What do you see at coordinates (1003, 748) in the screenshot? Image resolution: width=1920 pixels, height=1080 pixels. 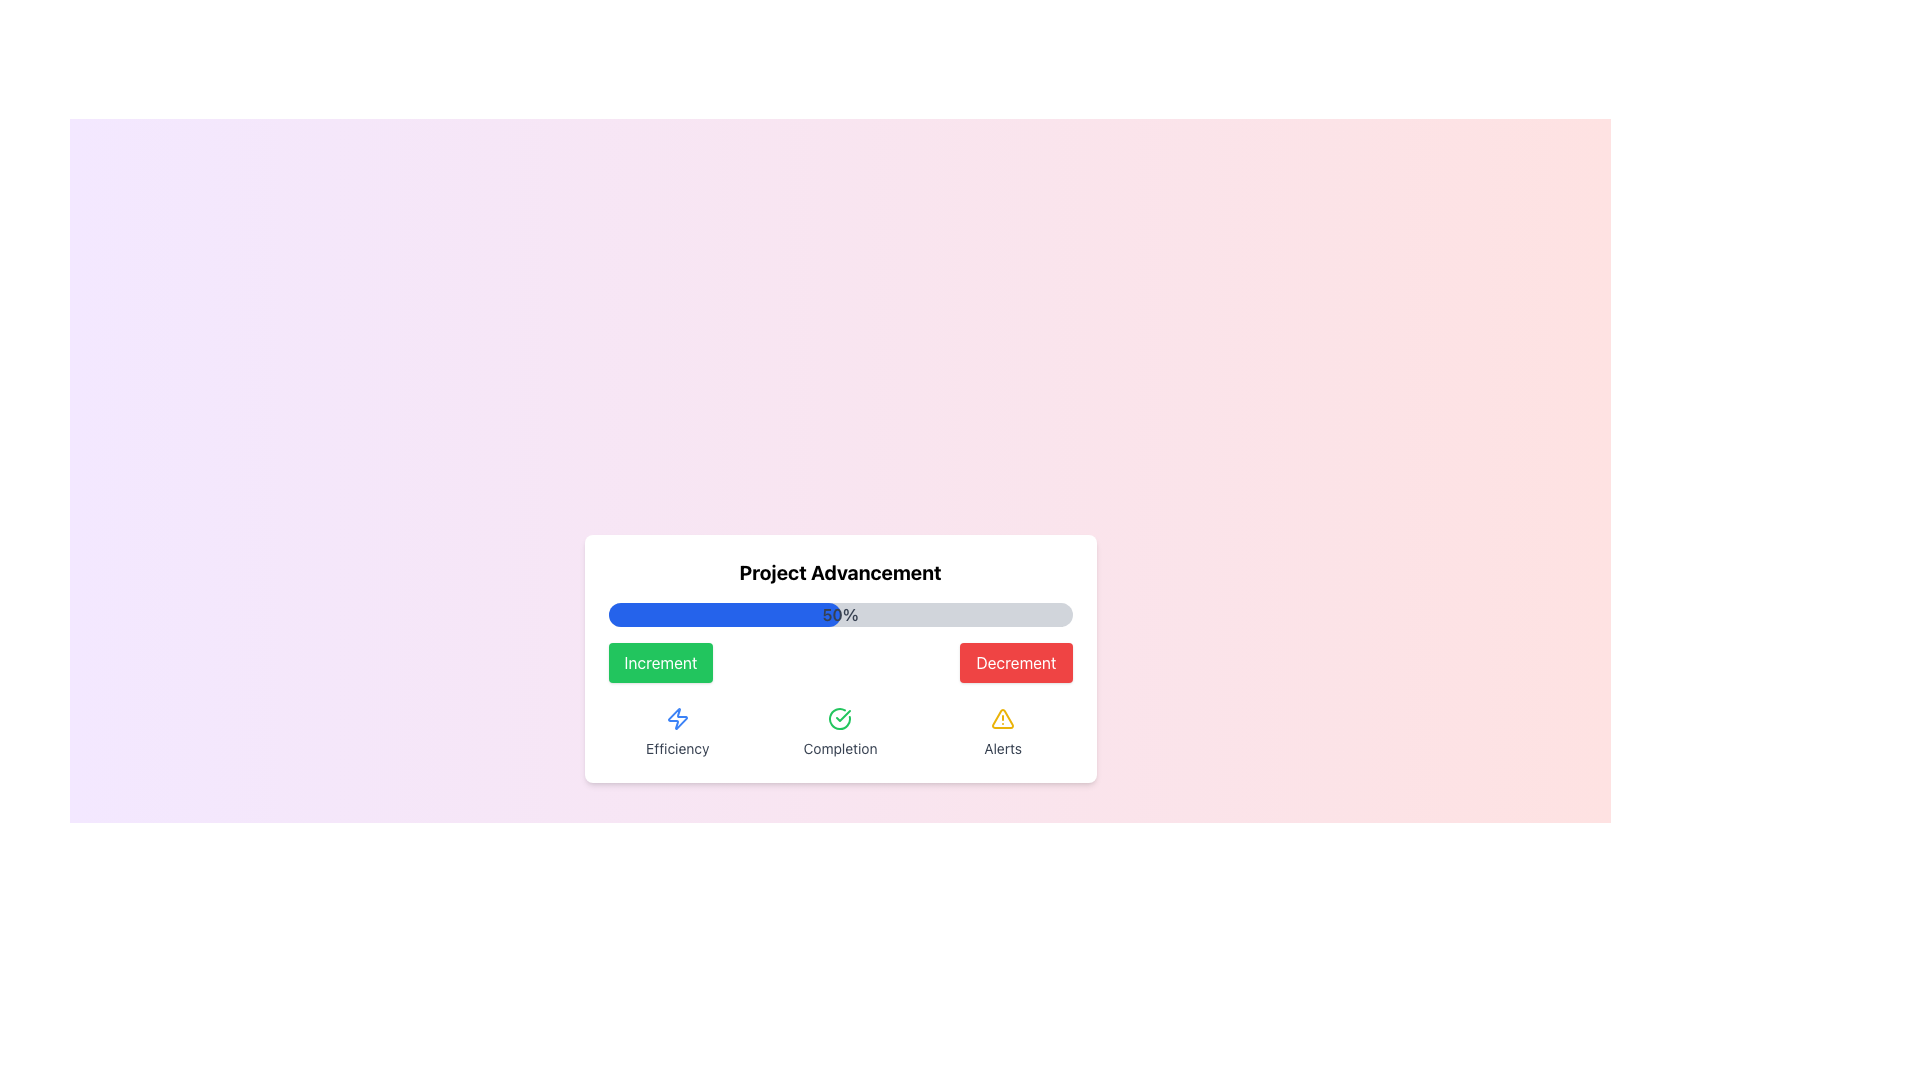 I see `the text label displaying the word 'Alerts', which is styled in gray and located below the warning triangle icon and the 'Decrement' button` at bounding box center [1003, 748].